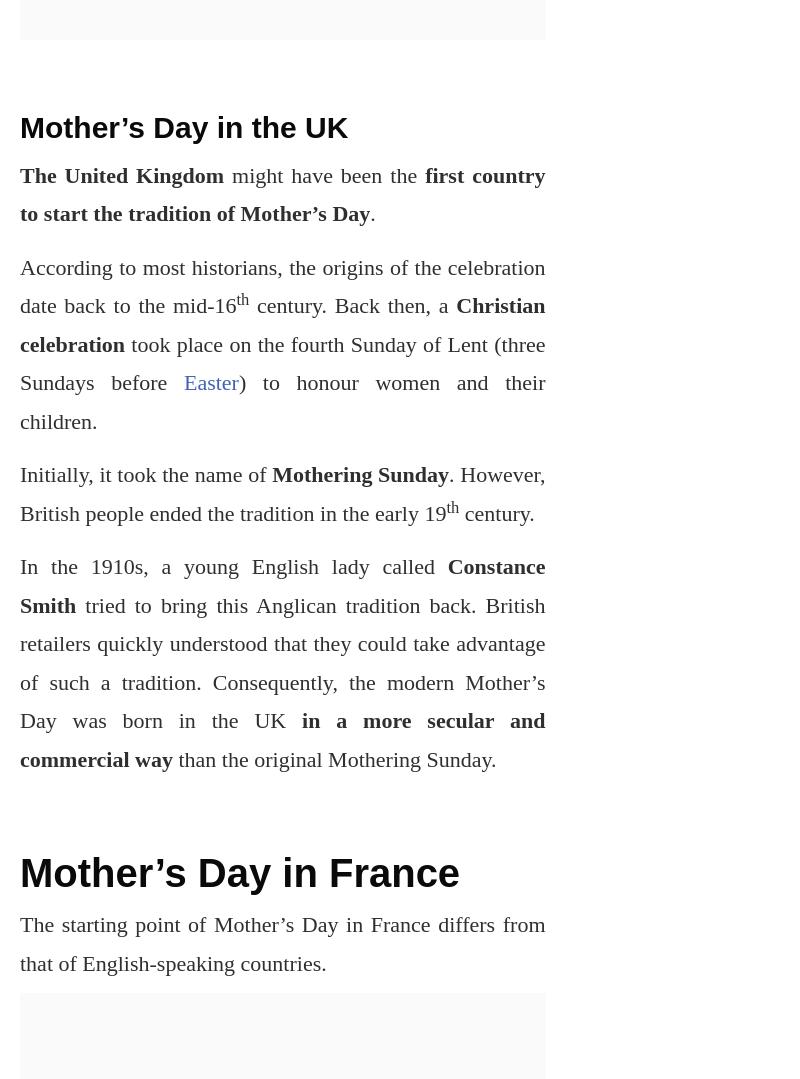 The height and width of the screenshot is (1079, 800). Describe the element at coordinates (20, 872) in the screenshot. I see `'Mother’s Day in France'` at that location.